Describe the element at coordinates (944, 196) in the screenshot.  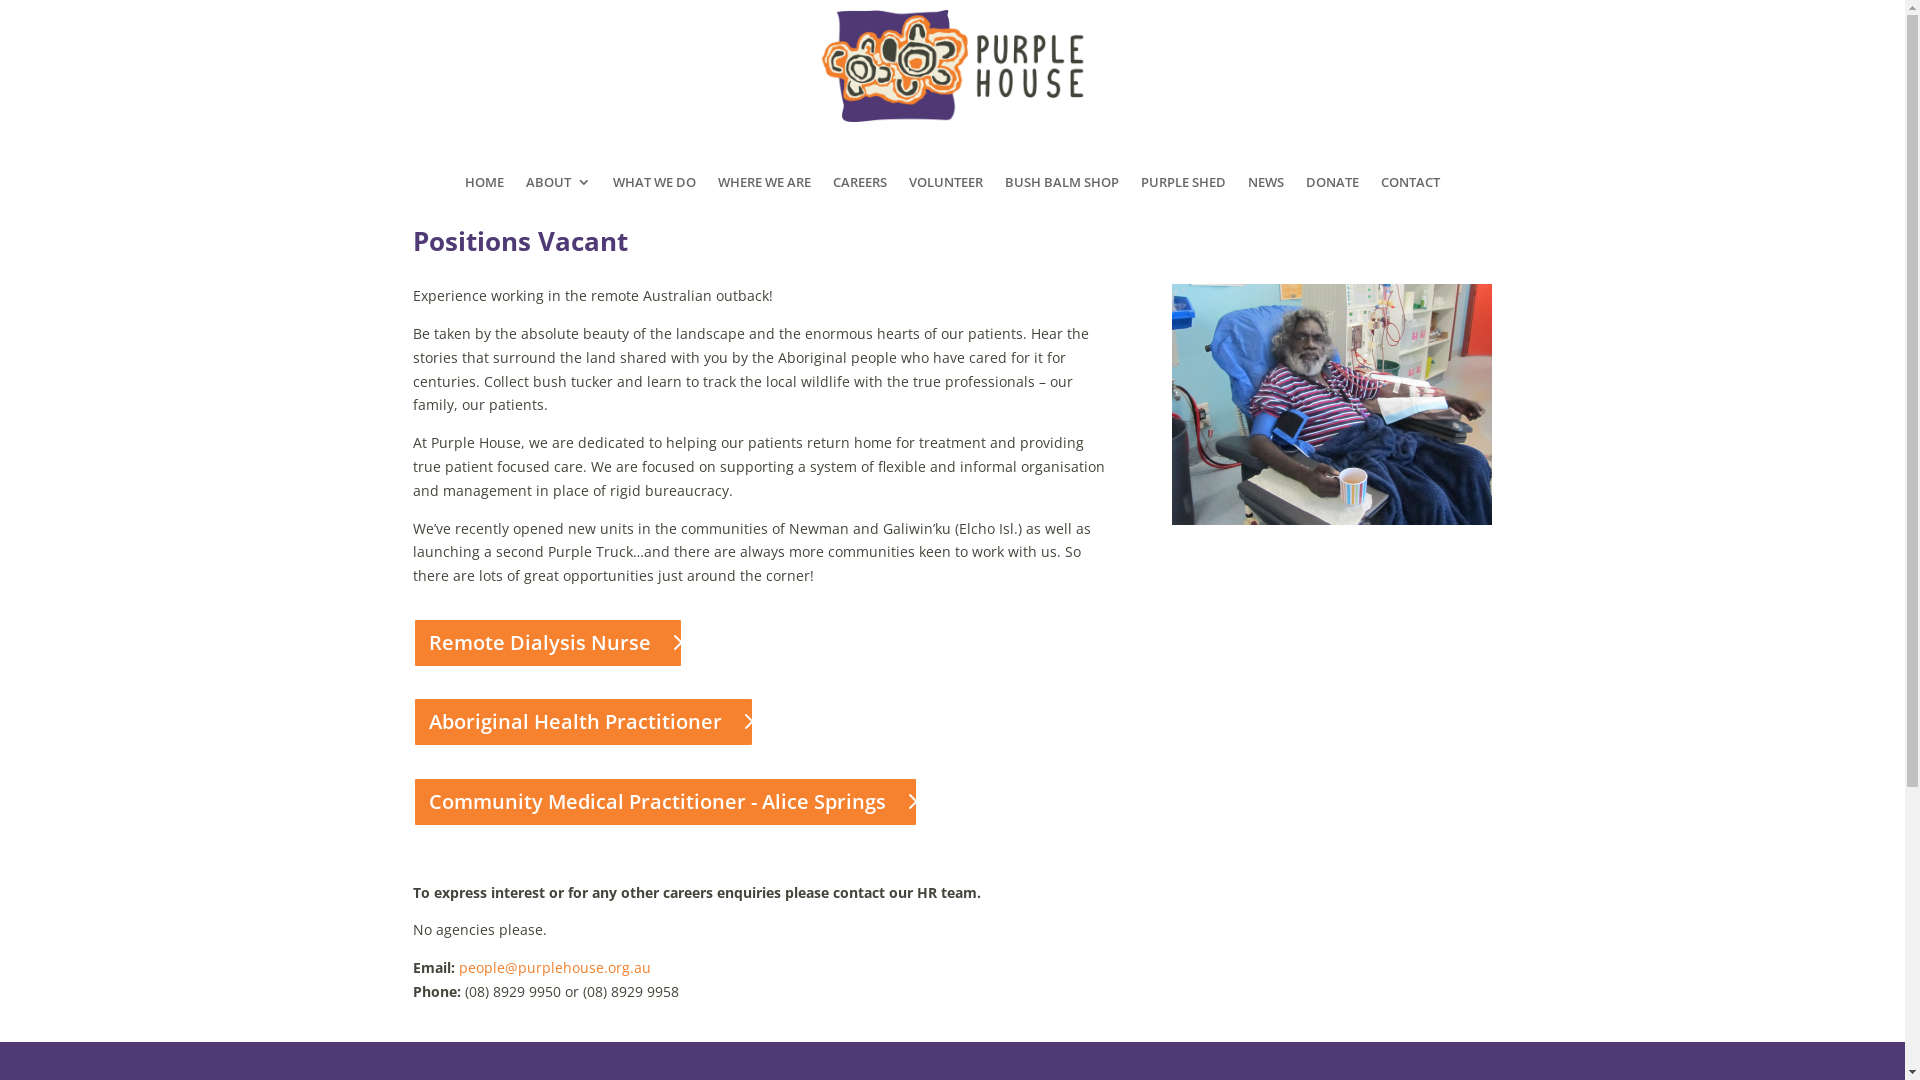
I see `'VOLUNTEER'` at that location.